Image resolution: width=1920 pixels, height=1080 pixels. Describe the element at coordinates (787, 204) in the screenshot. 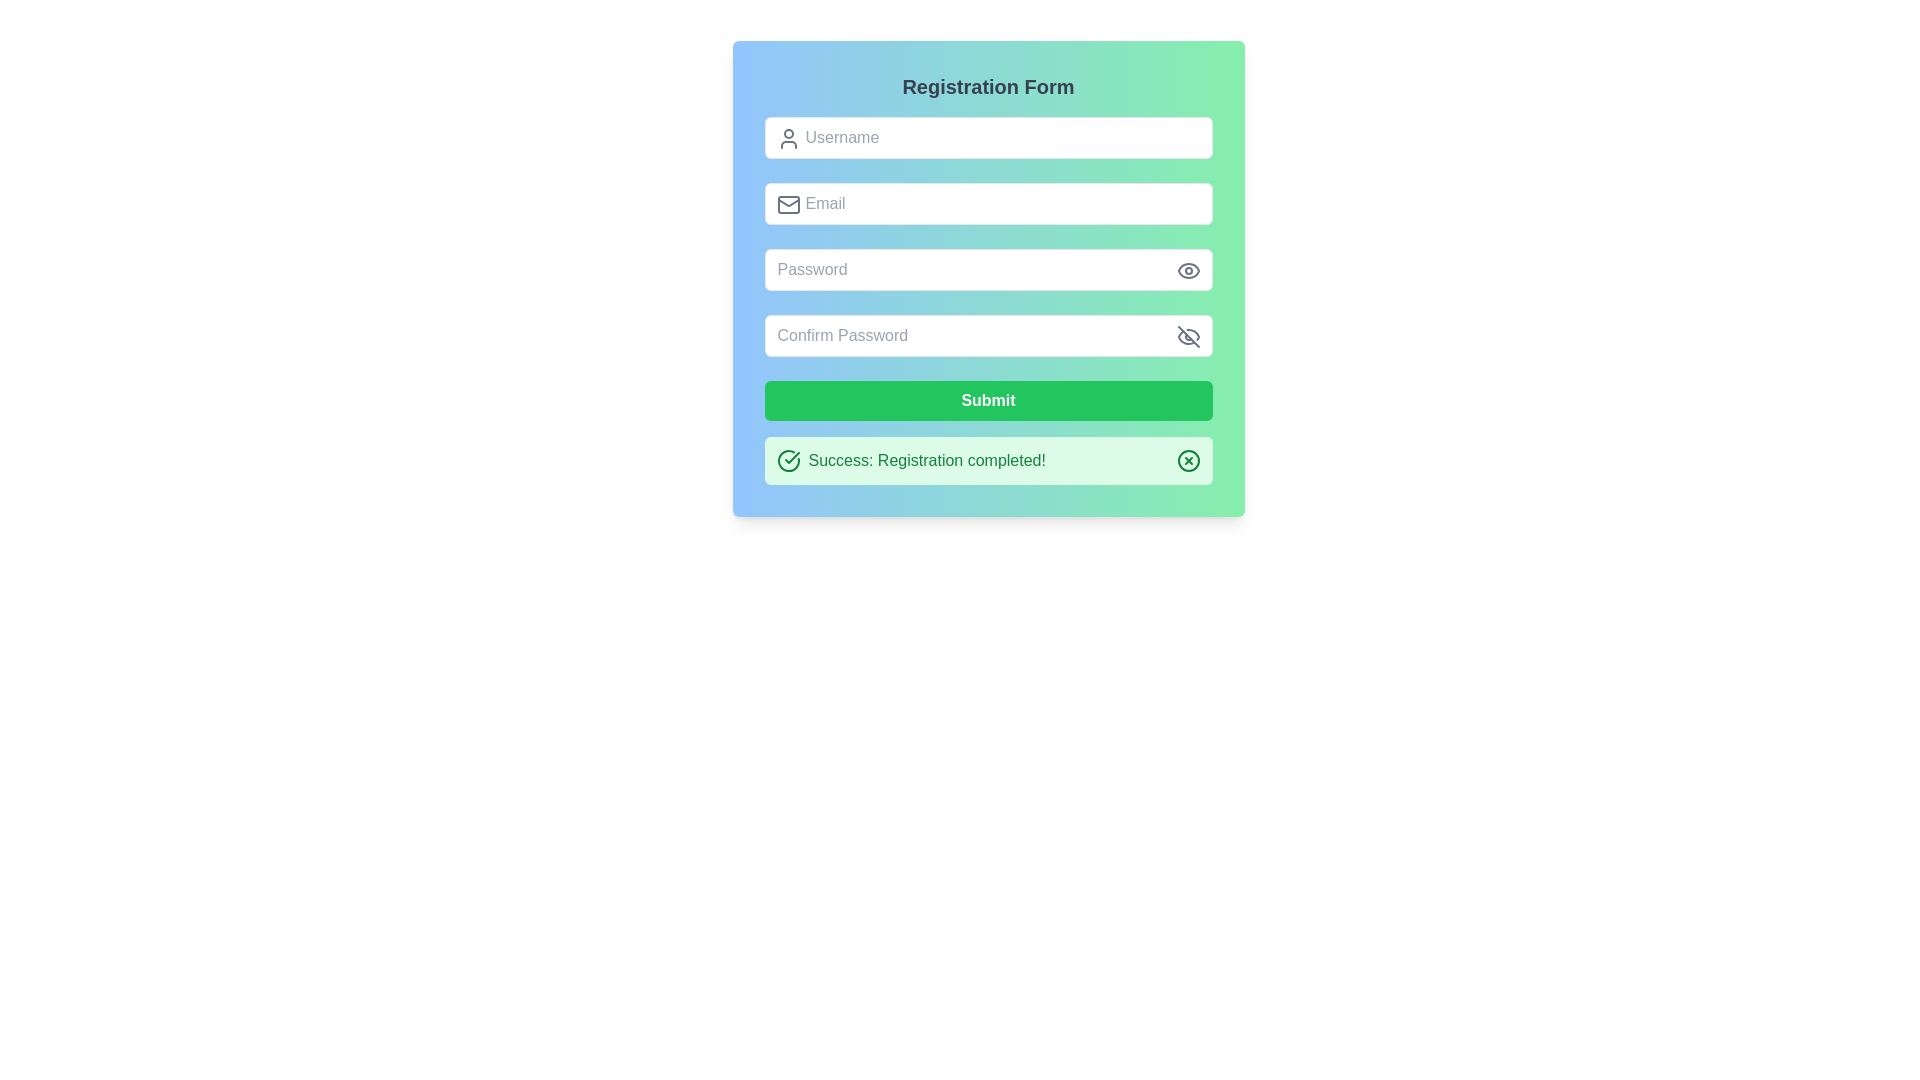

I see `the gray mail icon, which is an outline drawing with a rectangular base and a triangular flap, located to the left of the 'Email' placeholder text in the email input field, to focus the associated text field` at that location.